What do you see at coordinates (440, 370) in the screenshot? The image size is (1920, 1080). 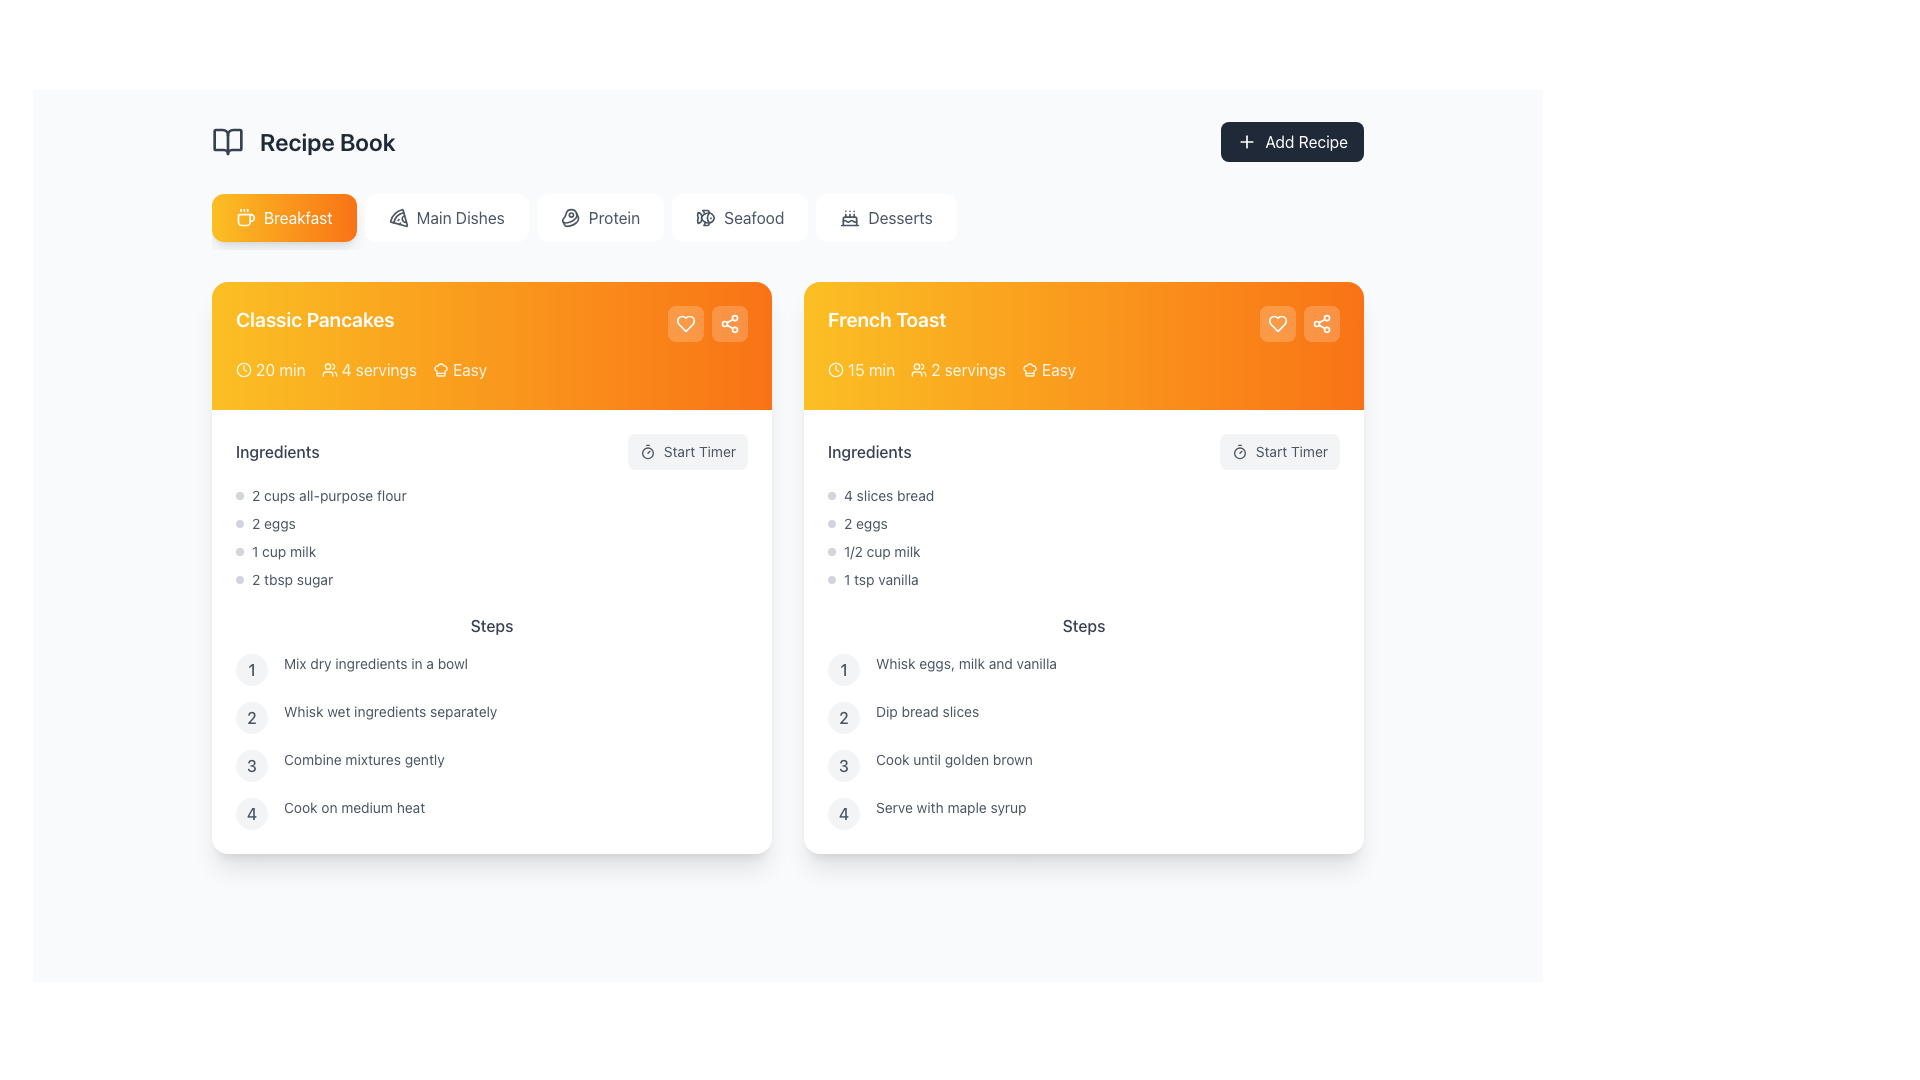 I see `the difficulty level icon representing 'Easy' for the recipe under the title 'Classic Pancakes'` at bounding box center [440, 370].